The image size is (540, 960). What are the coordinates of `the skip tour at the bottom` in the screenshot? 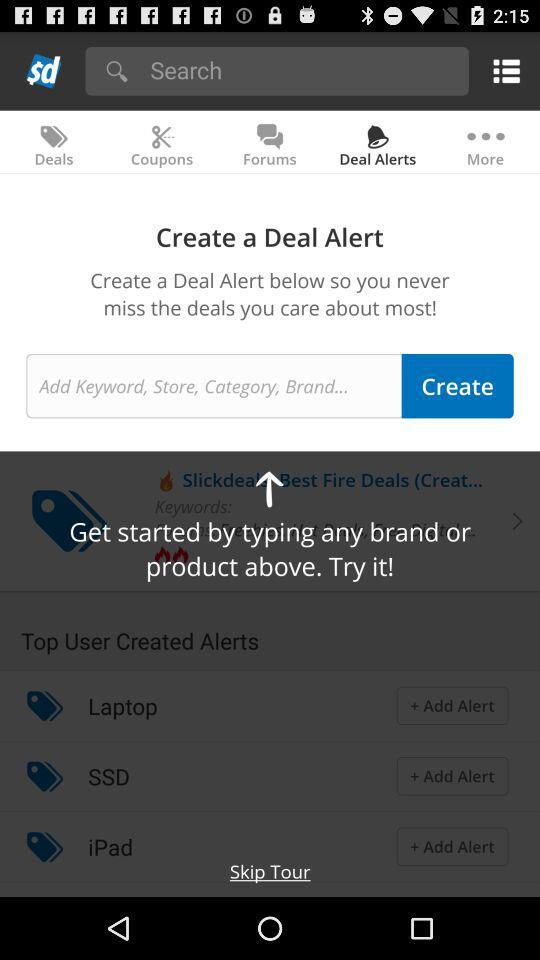 It's located at (270, 870).